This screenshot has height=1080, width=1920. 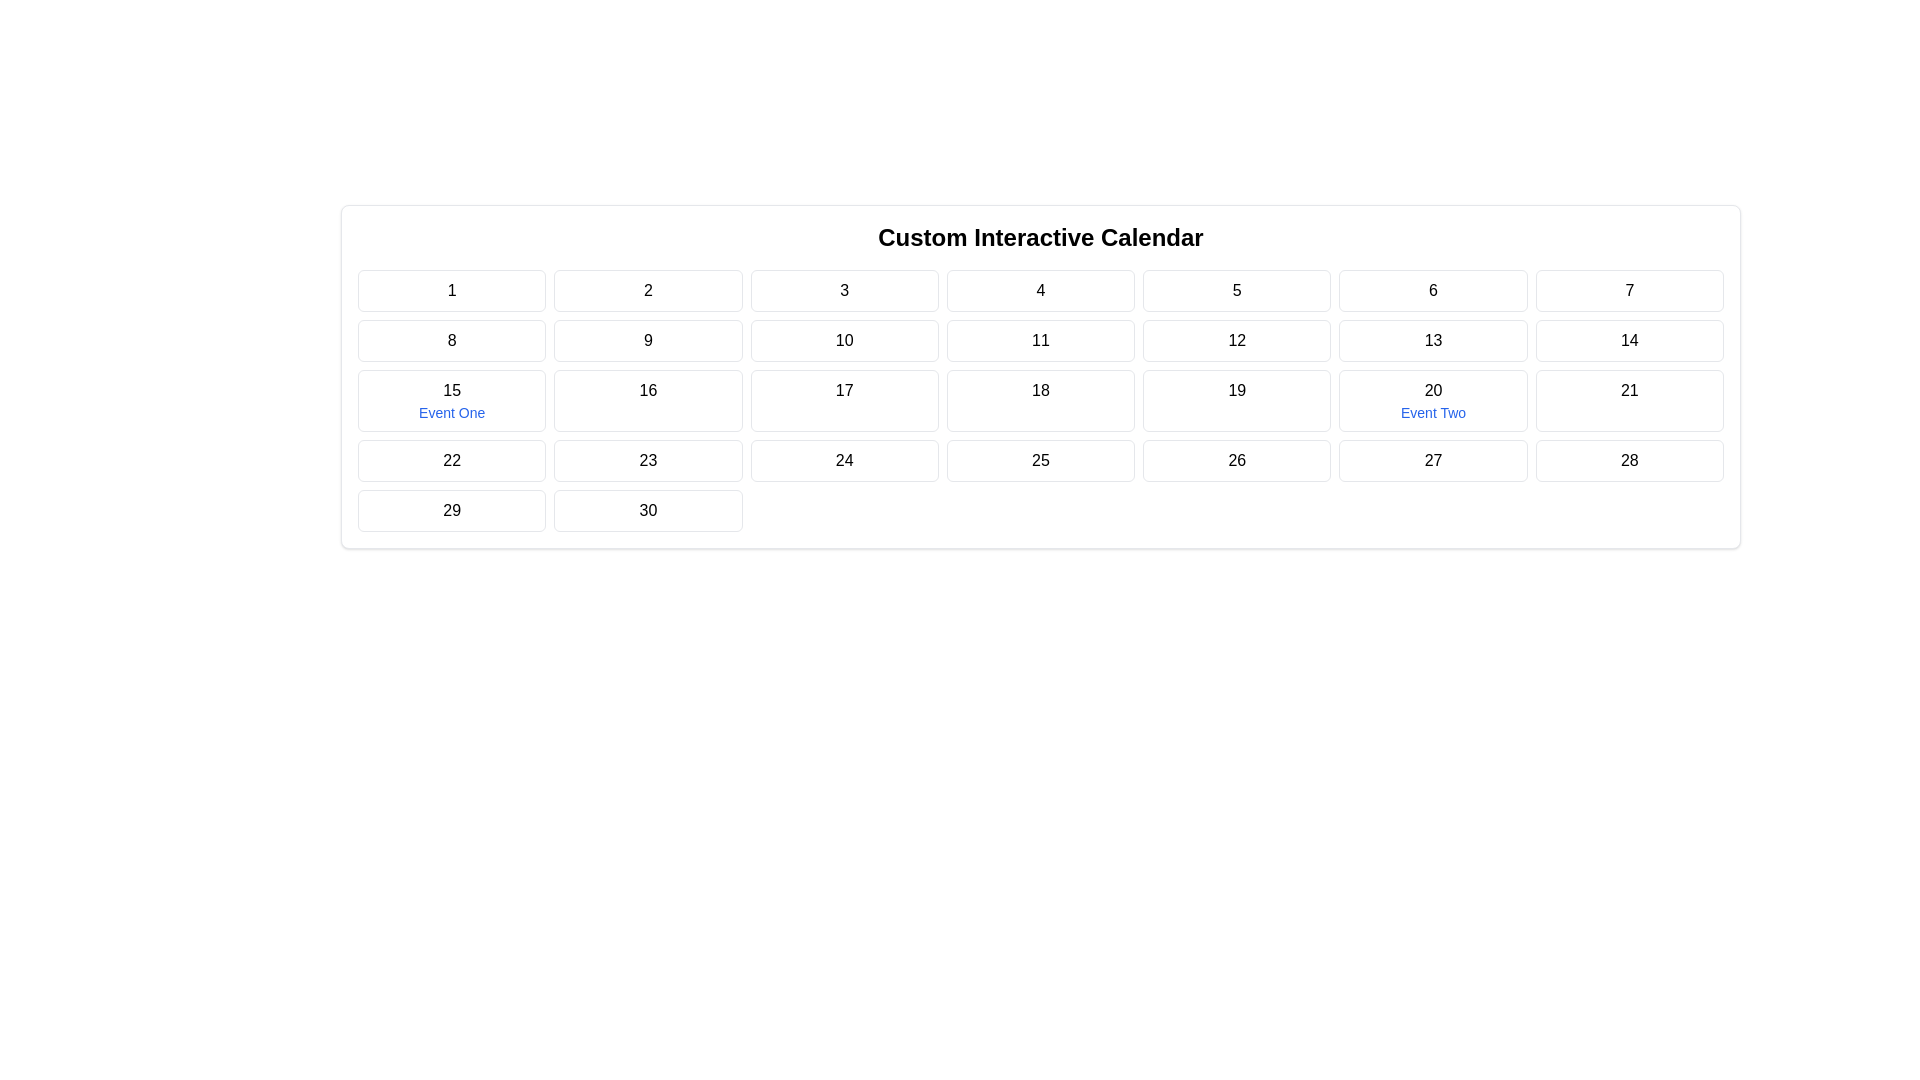 What do you see at coordinates (648, 401) in the screenshot?
I see `the calendar date box representing the 16th day of the month, which is located in the third row and second column of the calendar grid` at bounding box center [648, 401].